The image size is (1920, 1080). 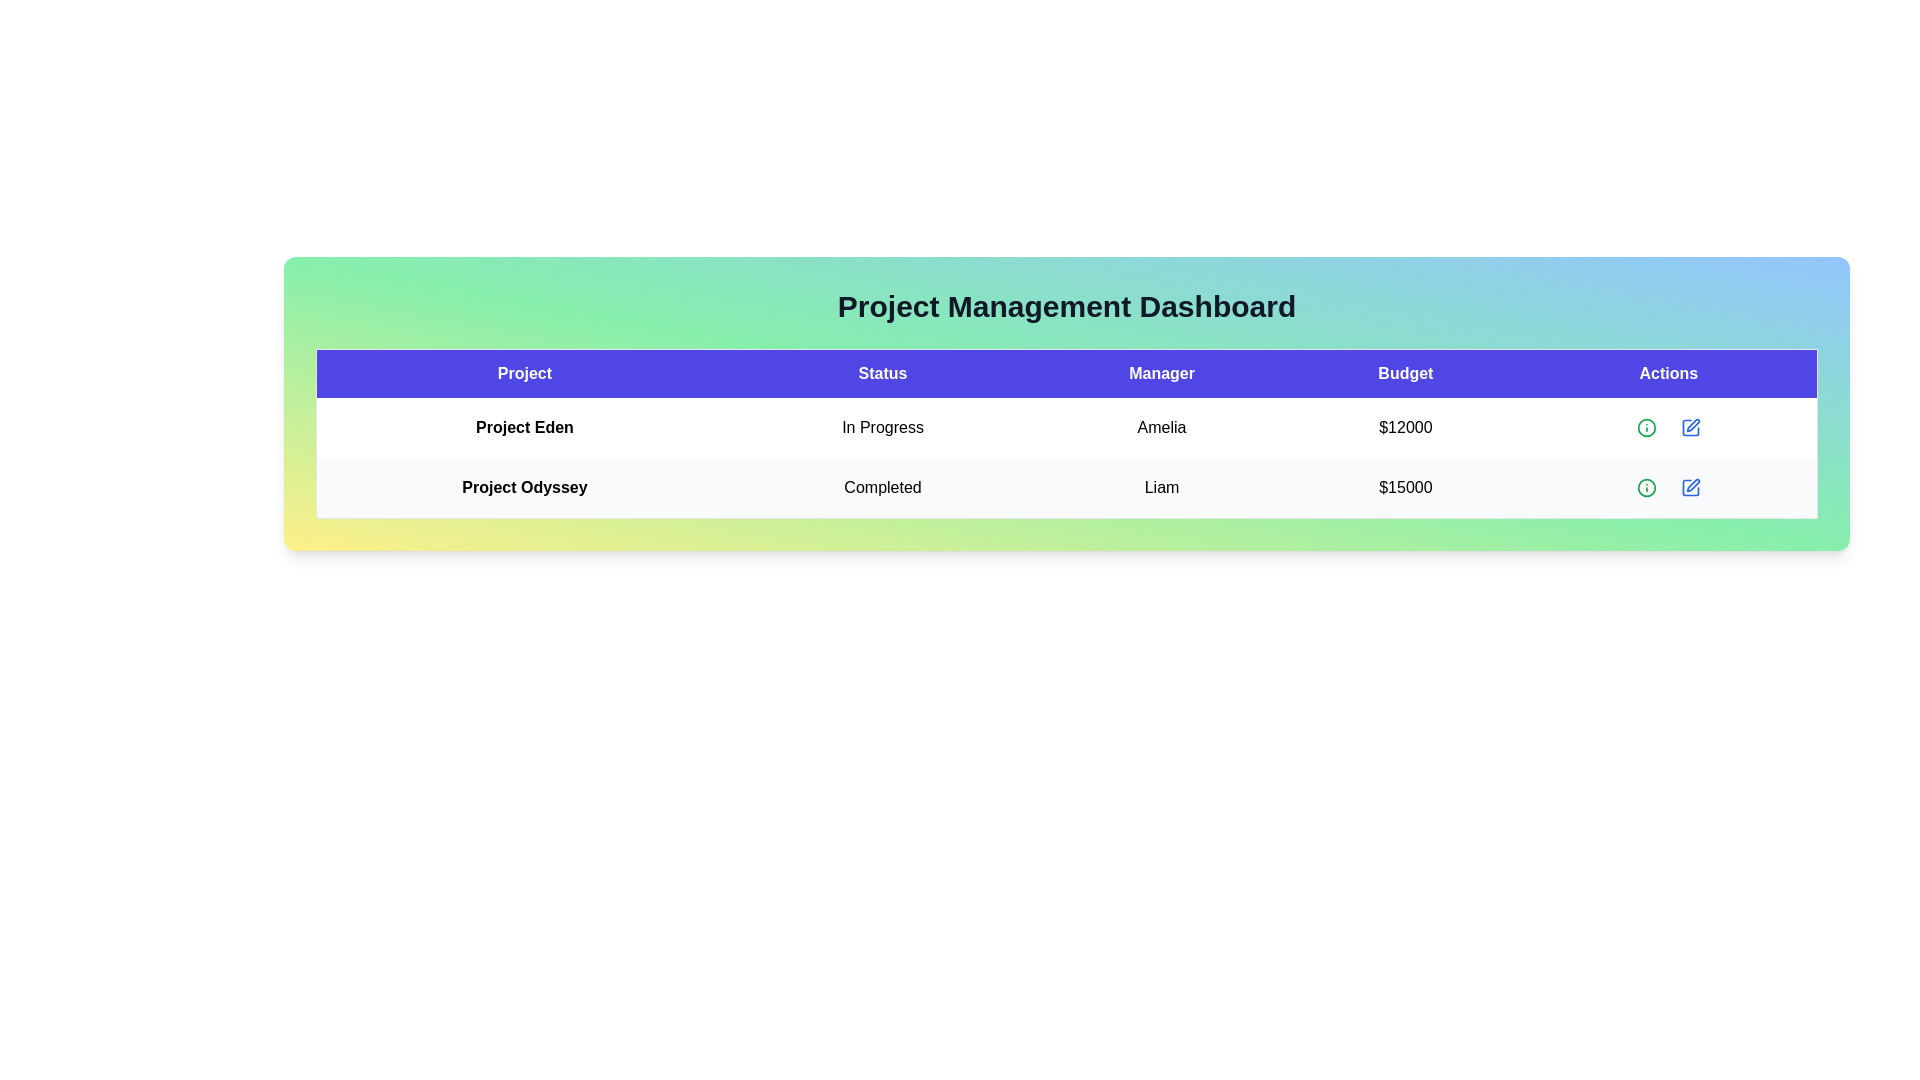 I want to click on the informational icon with a green outline and 'i' text in the 'Actions' column for 'Project Eden', so click(x=1646, y=427).